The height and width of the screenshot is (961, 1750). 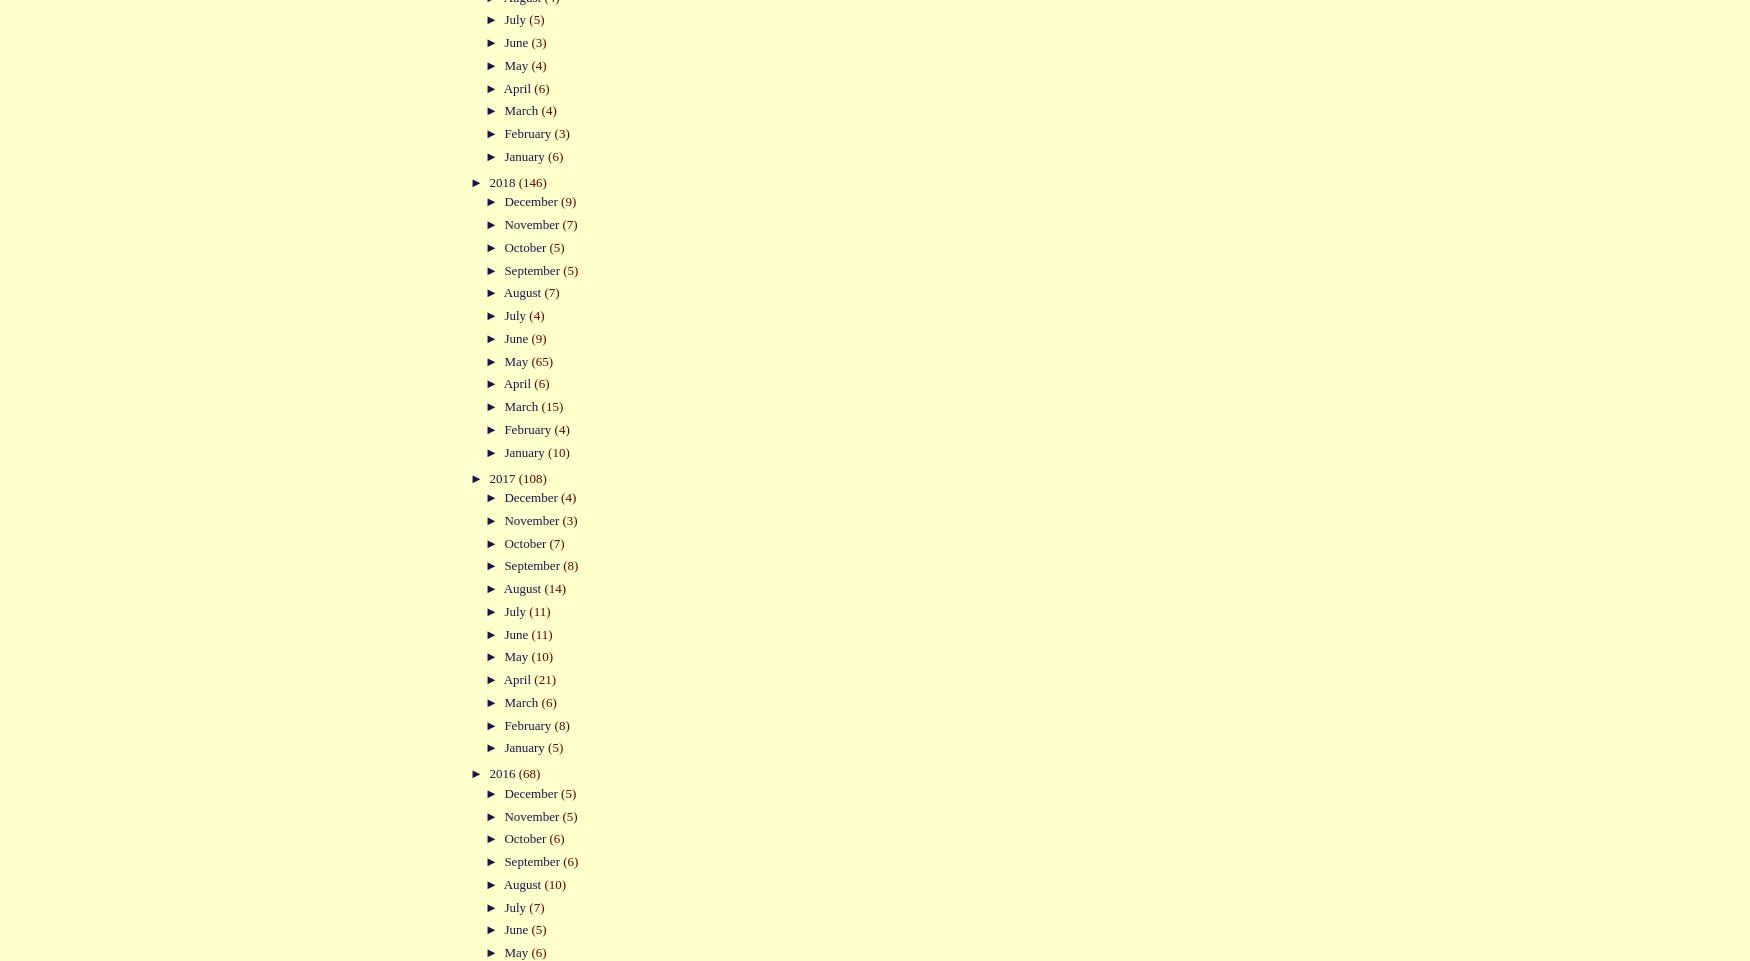 I want to click on '2017', so click(x=502, y=476).